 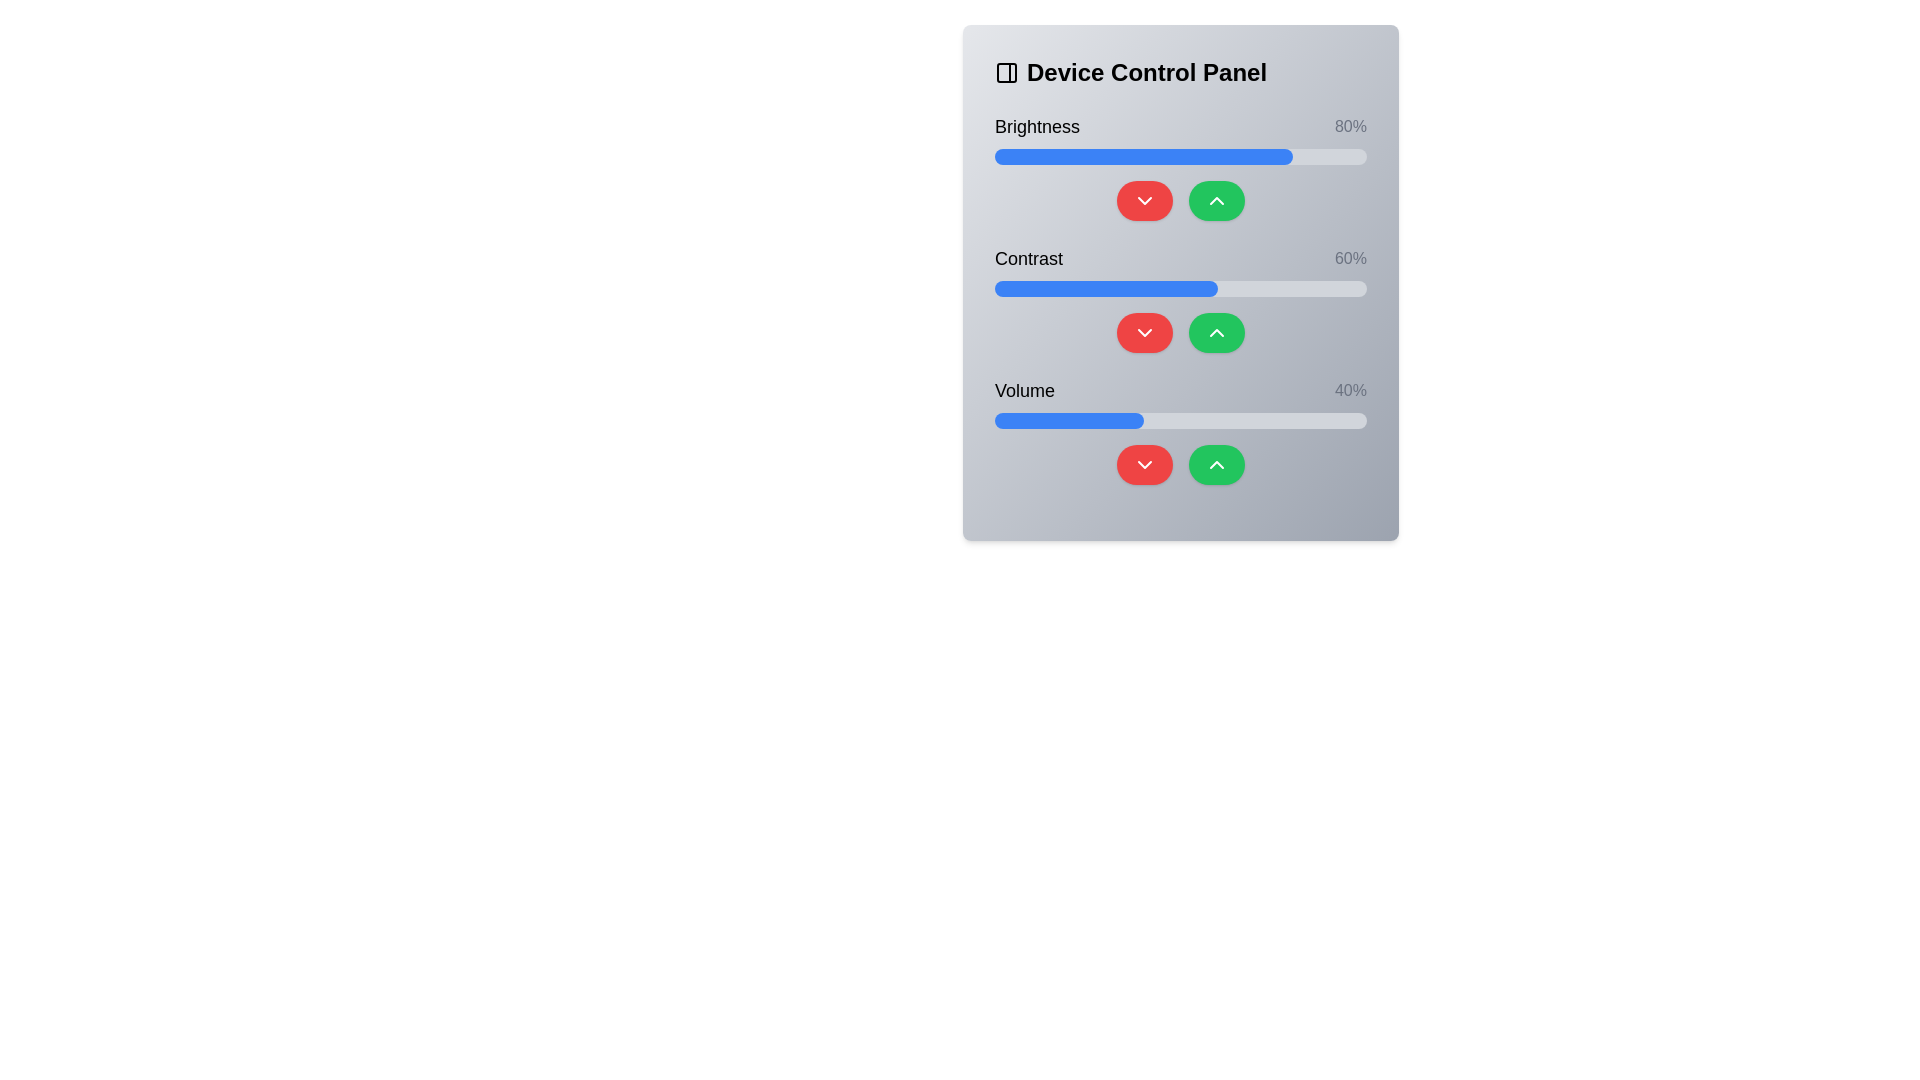 What do you see at coordinates (1180, 72) in the screenshot?
I see `text content of the 'Device Control Panel' label, which is a bold text label located at the top of the panel, accompanied by an icon on the left` at bounding box center [1180, 72].